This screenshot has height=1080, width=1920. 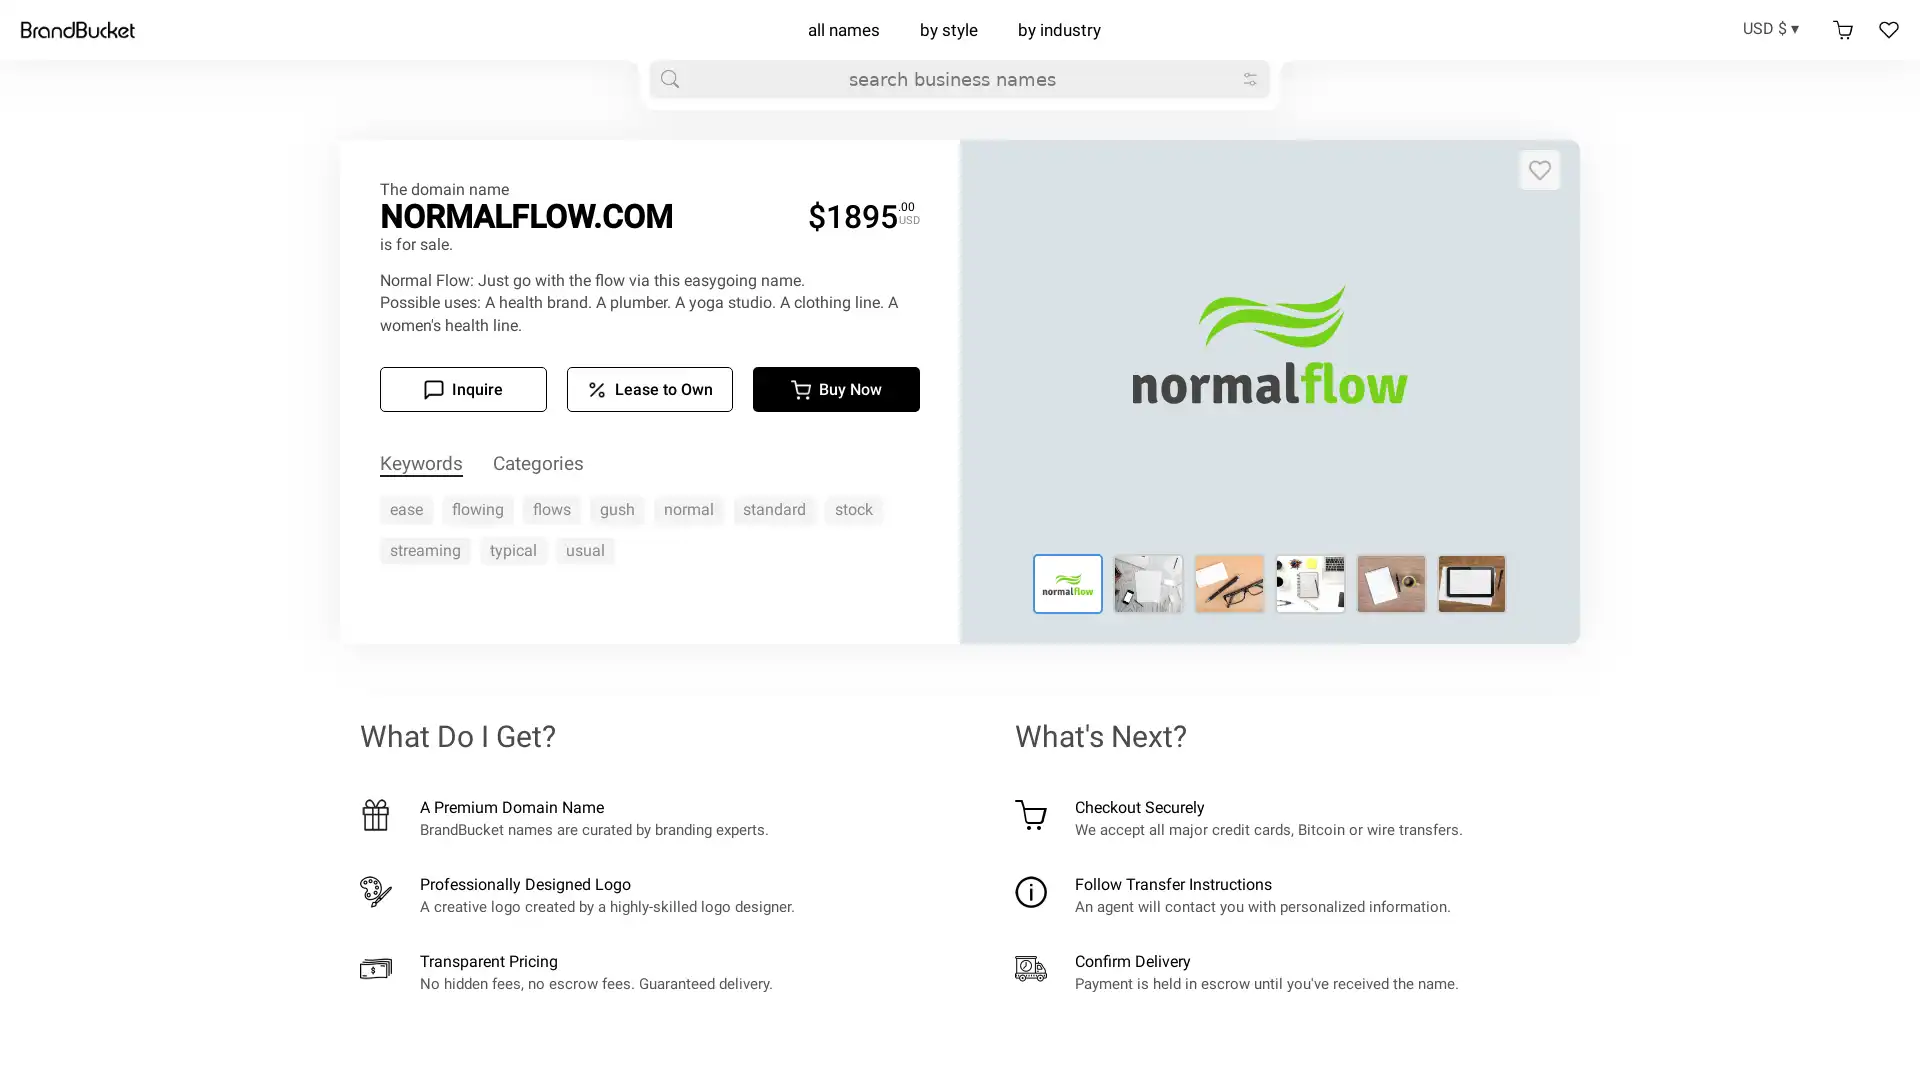 What do you see at coordinates (1777, 27) in the screenshot?
I see `USD $` at bounding box center [1777, 27].